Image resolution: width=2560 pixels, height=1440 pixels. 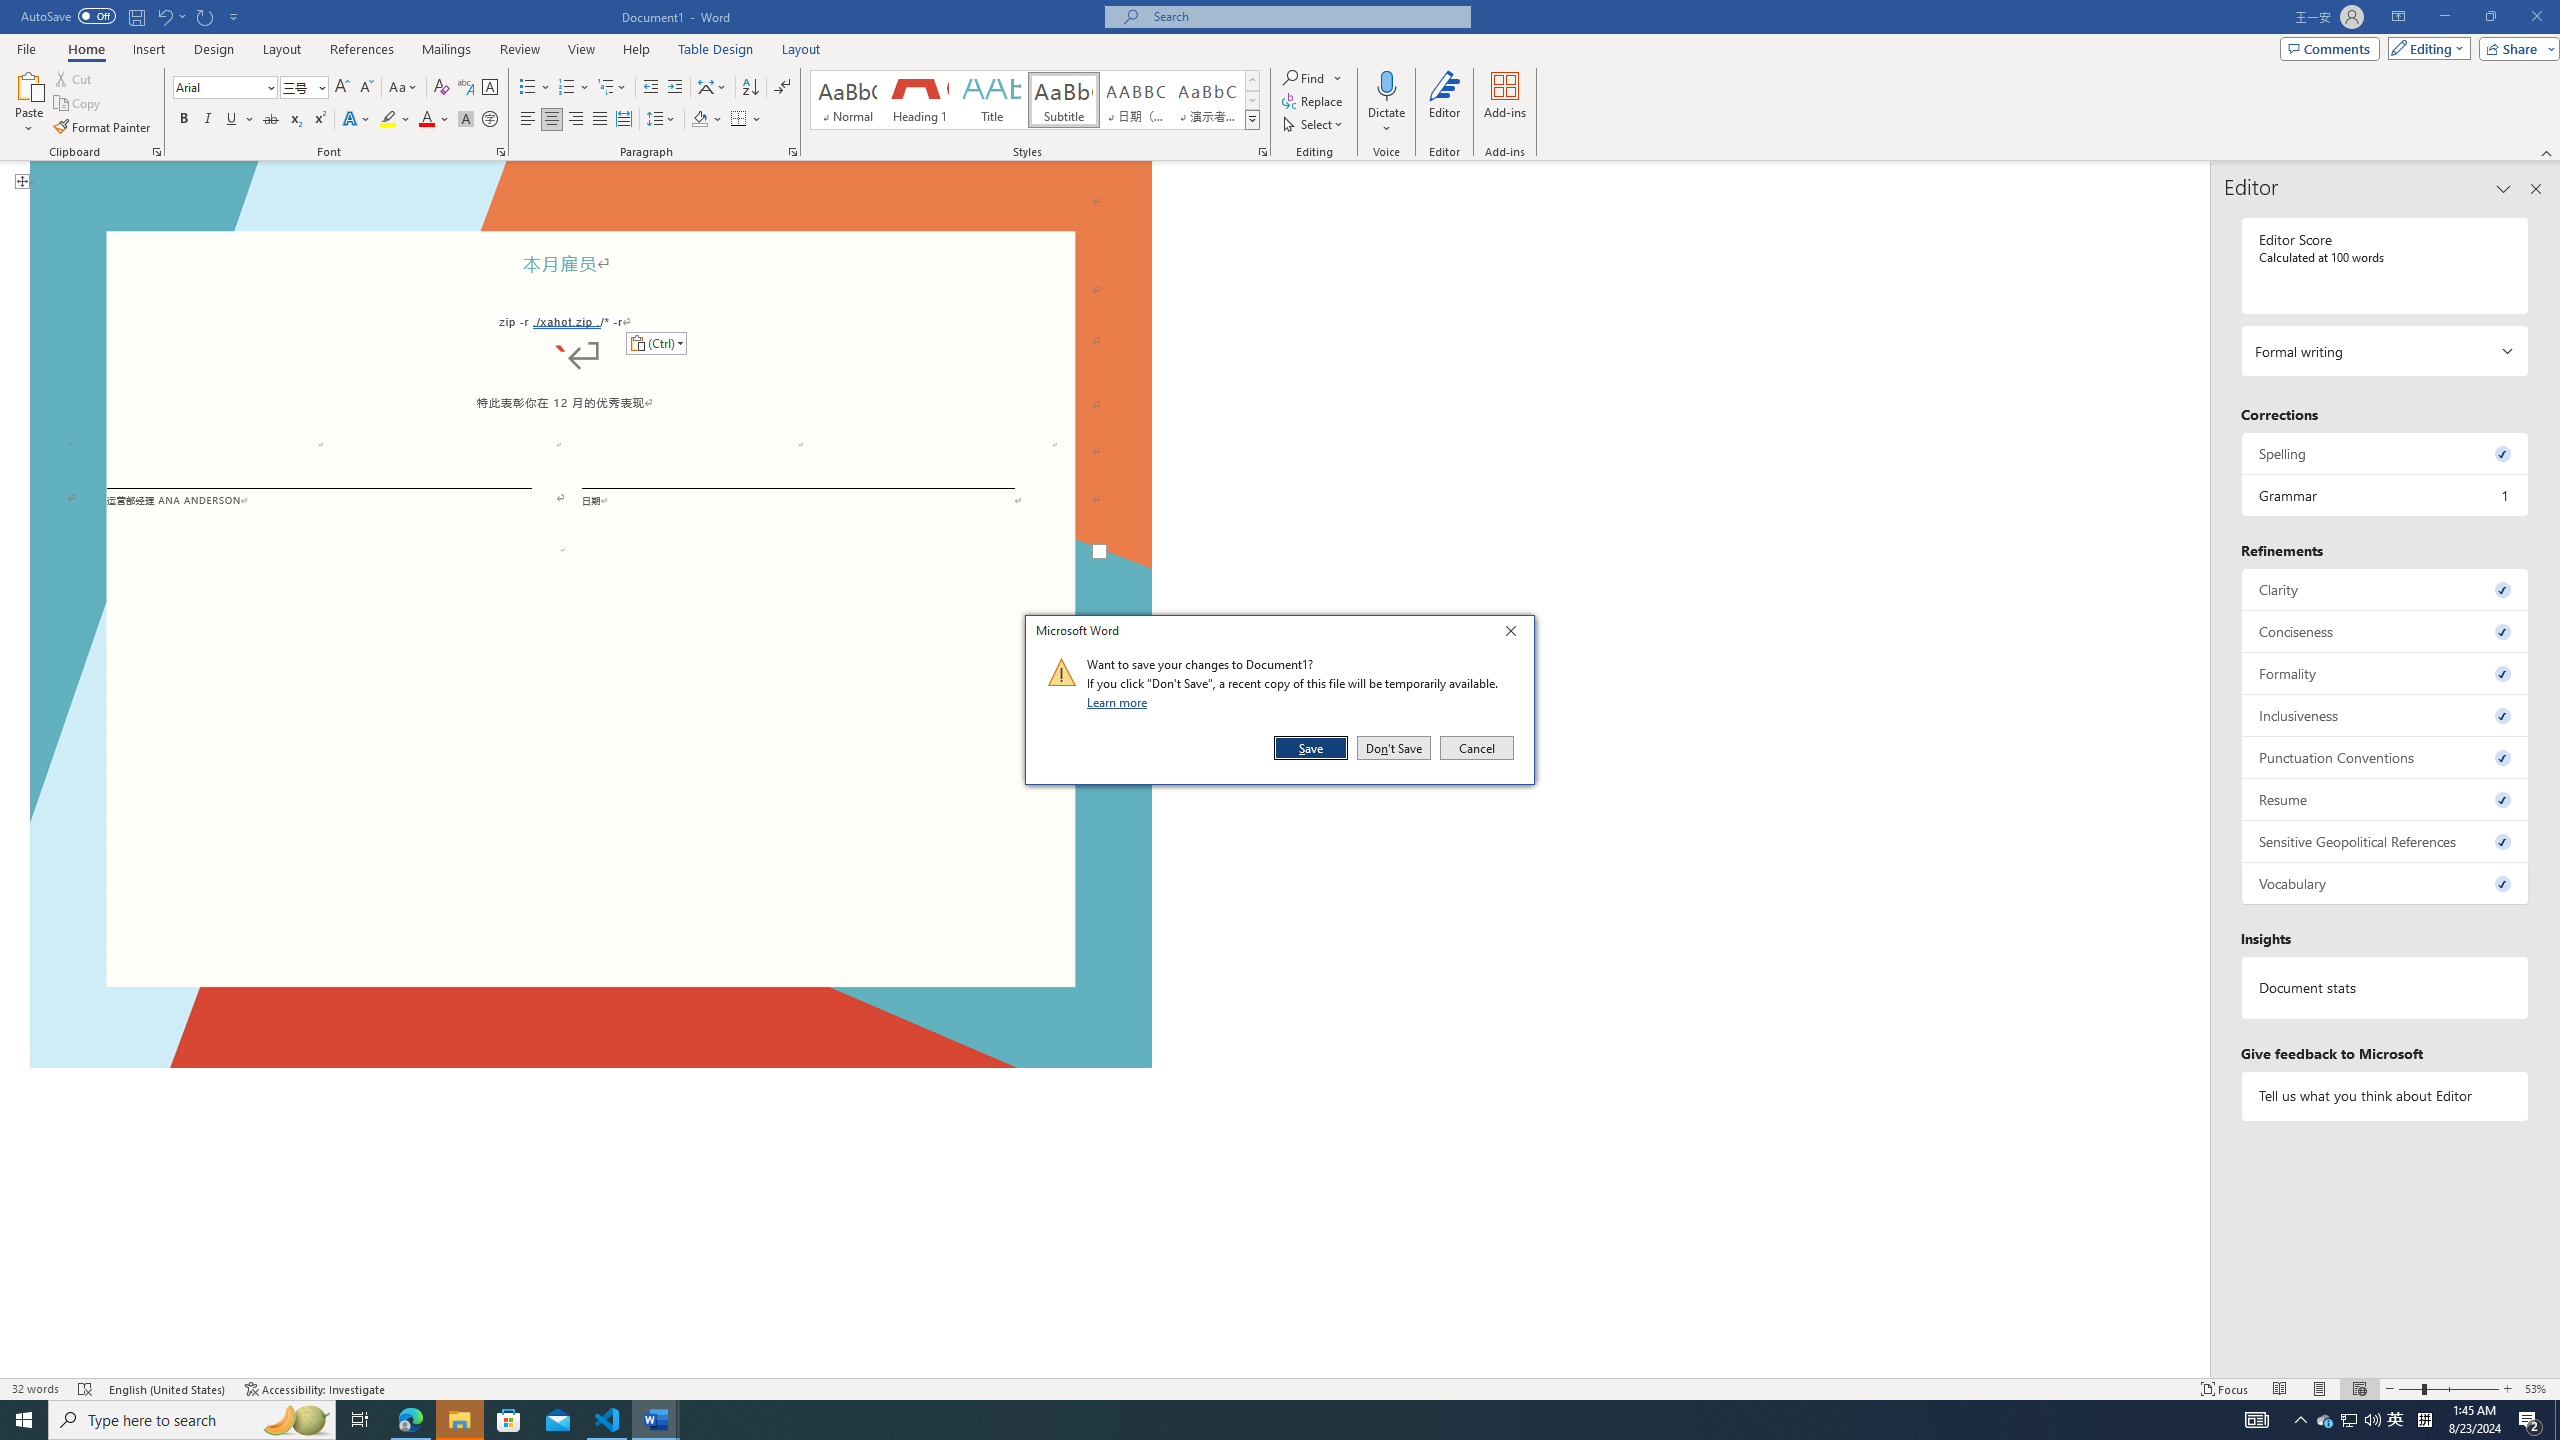 What do you see at coordinates (2349, 1418) in the screenshot?
I see `'User Promoted Notification Area'` at bounding box center [2349, 1418].